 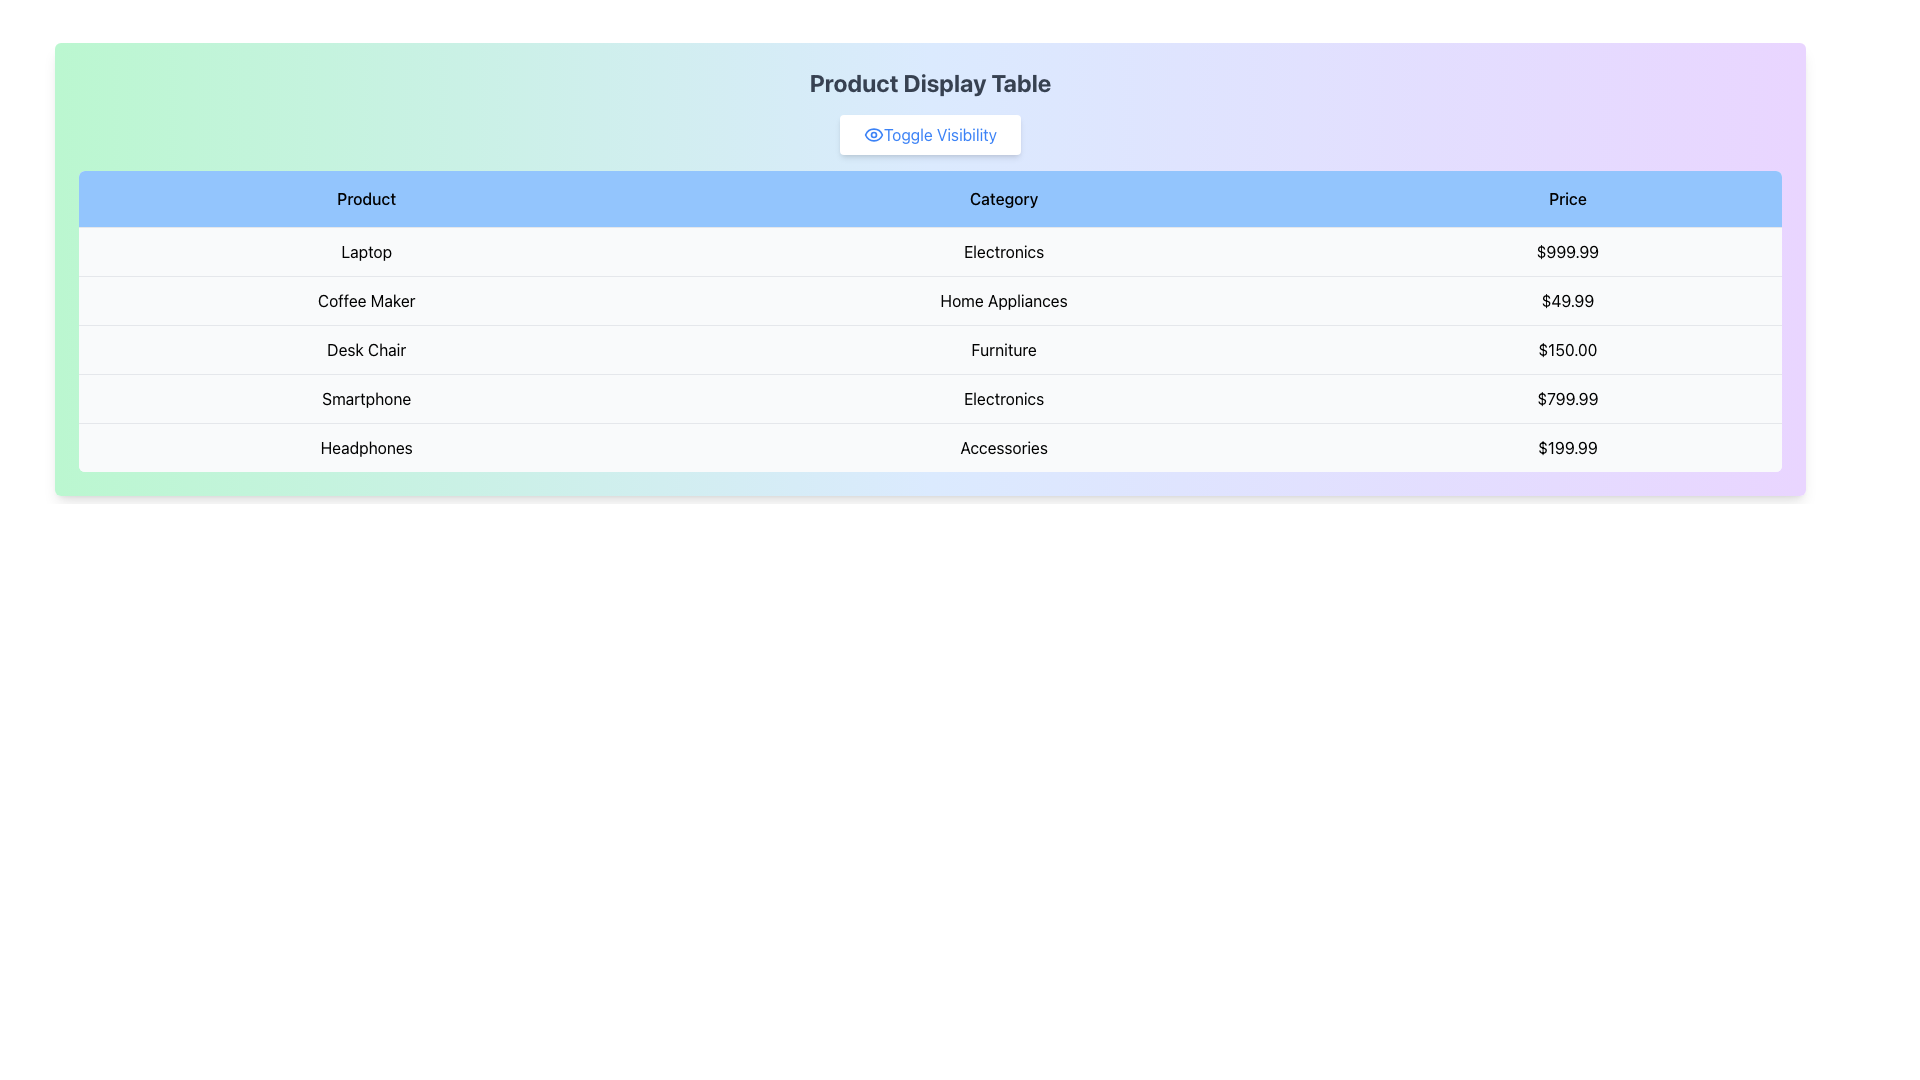 I want to click on the 'Price' table header cell, which is a bold, centered text inside a blue header cell located in the third column of the table header row, so click(x=1566, y=199).